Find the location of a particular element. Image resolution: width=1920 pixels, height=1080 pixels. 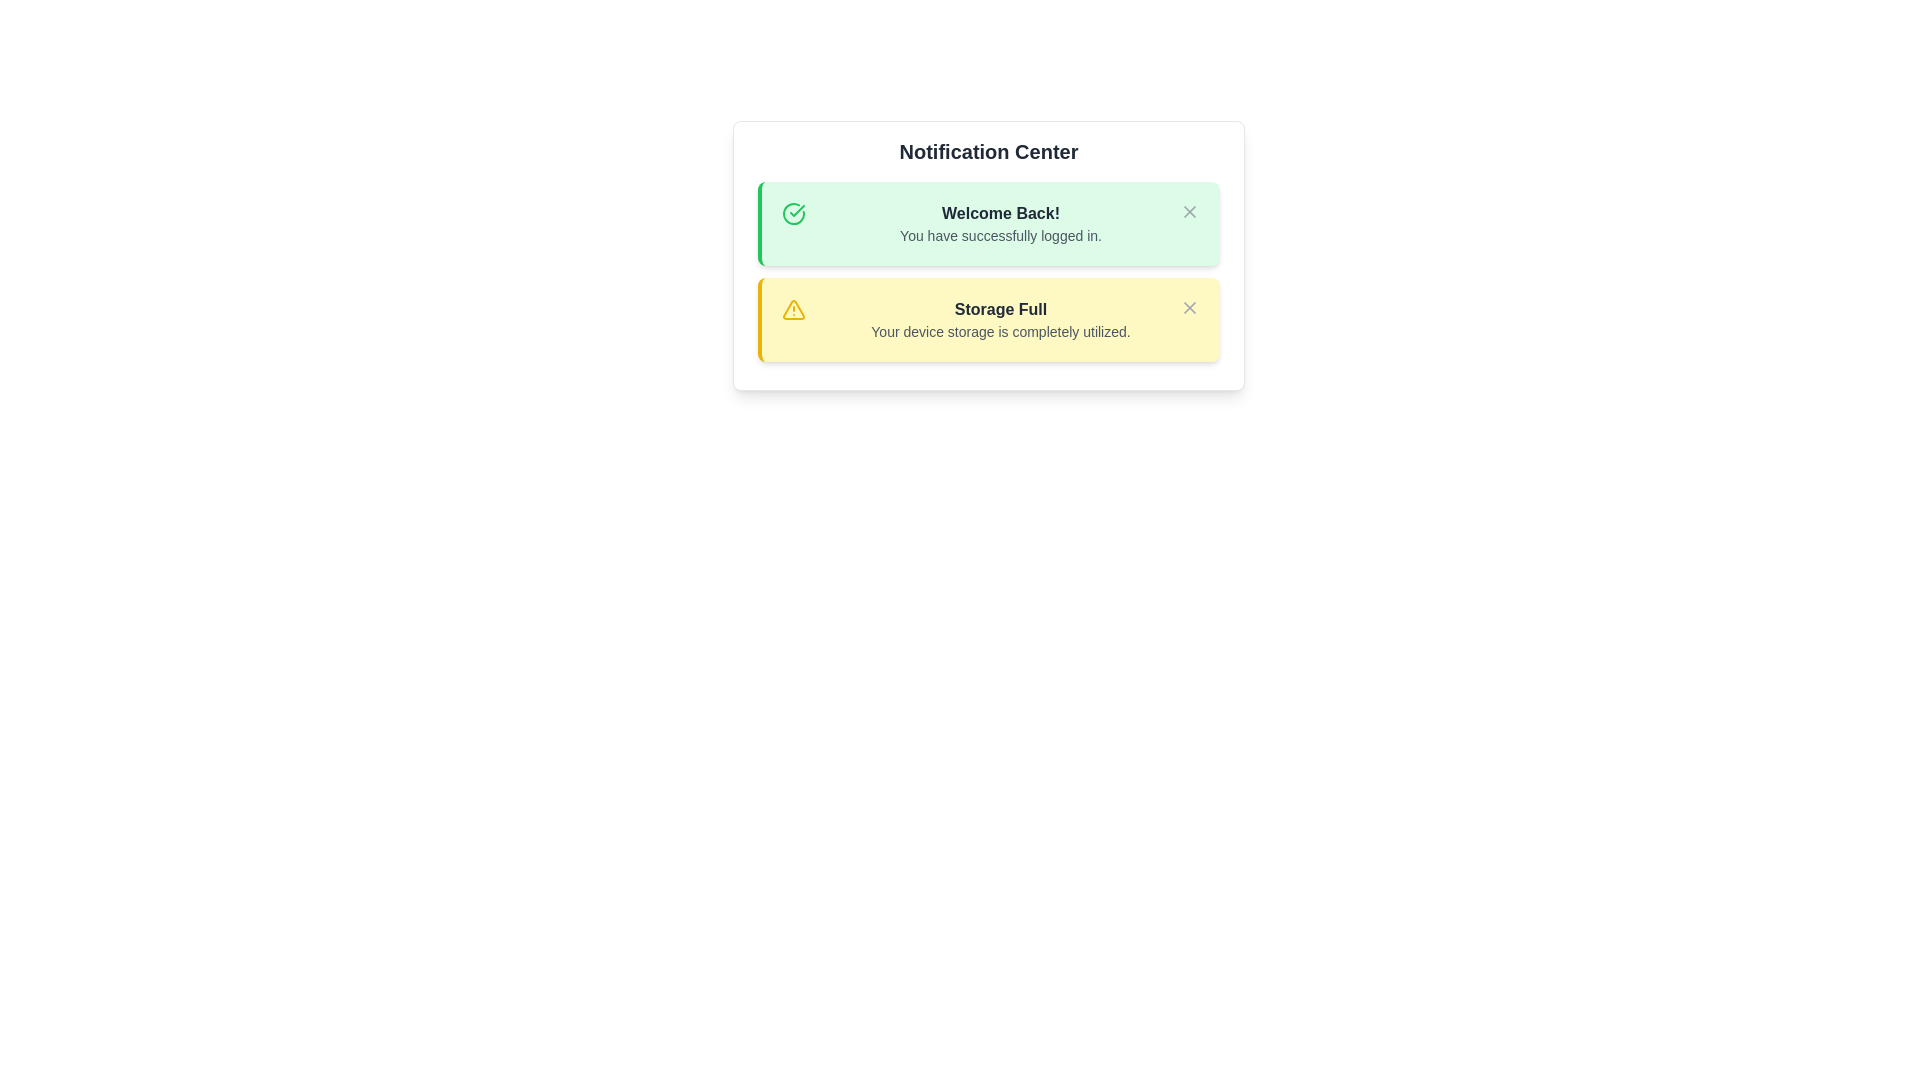

the notification titled 'Storage Full' to read its details is located at coordinates (988, 319).